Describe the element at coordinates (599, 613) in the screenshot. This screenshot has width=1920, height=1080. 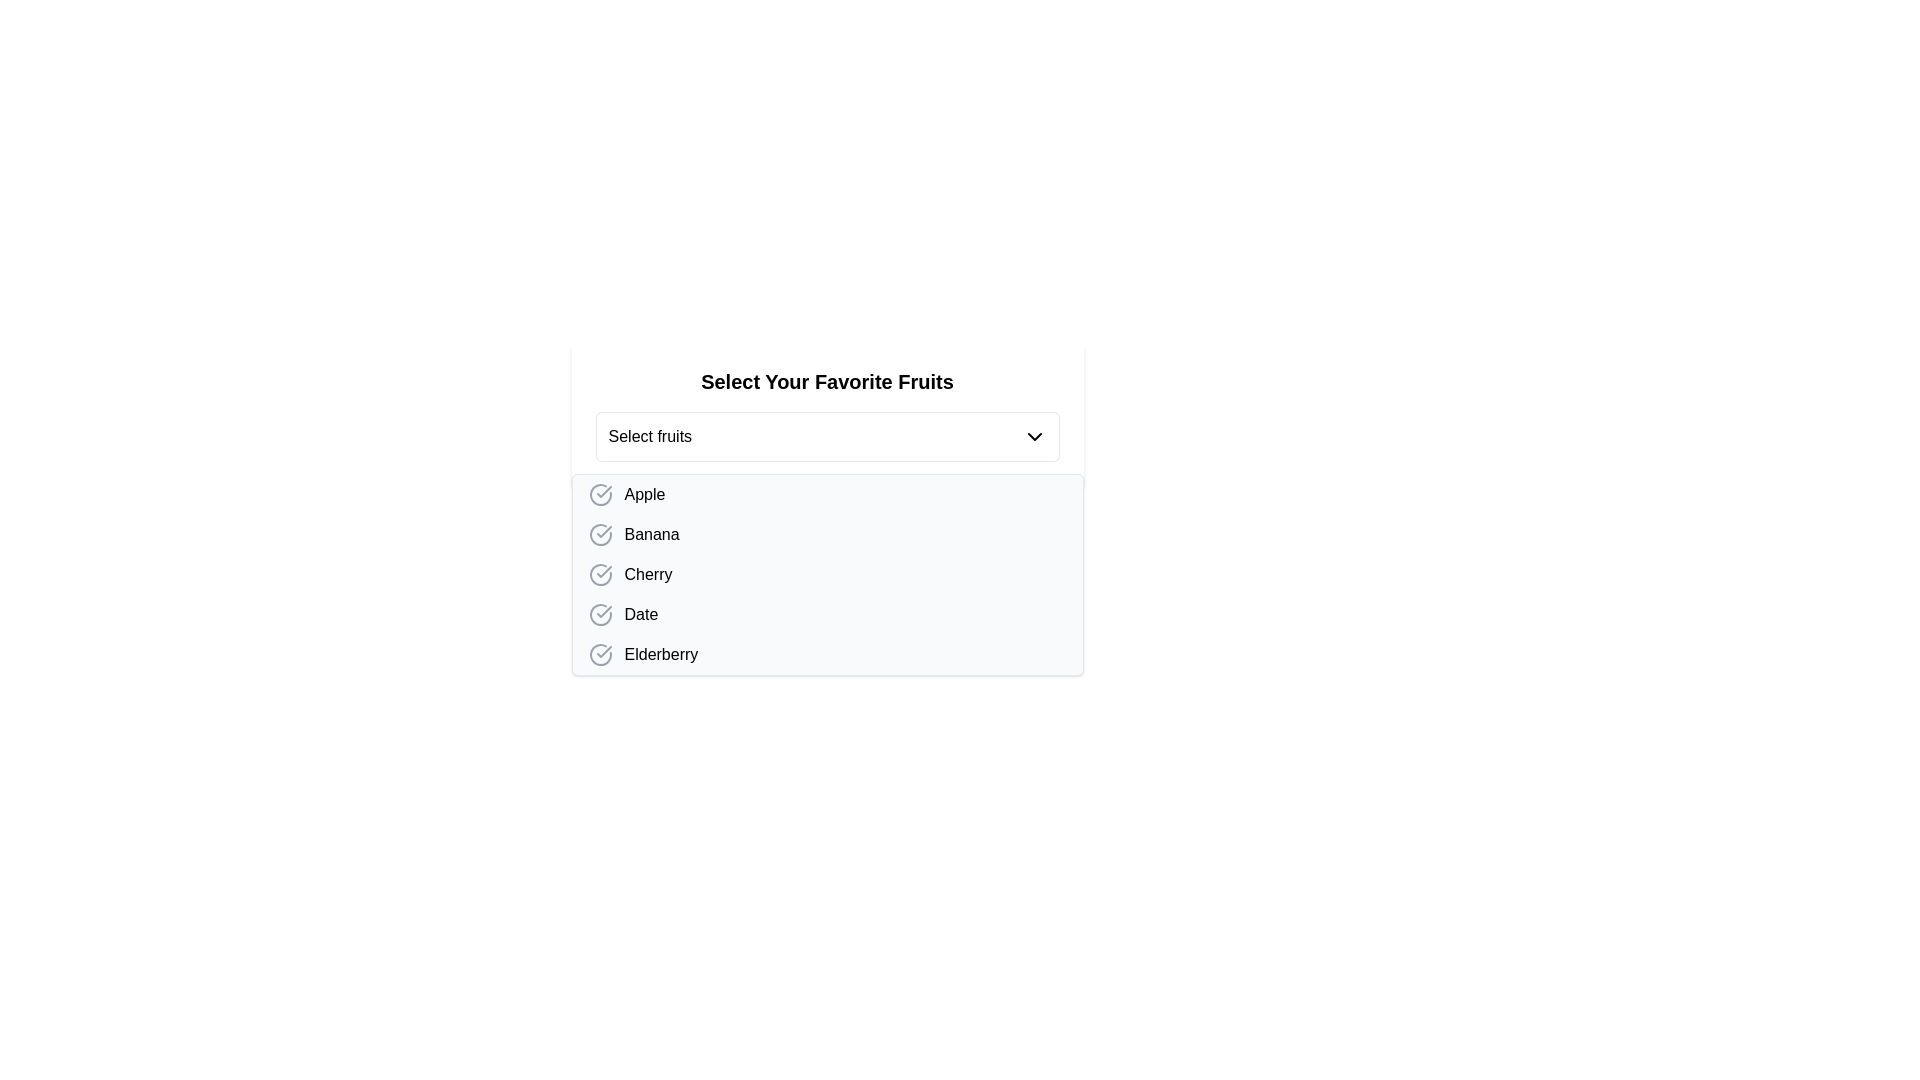
I see `the checkbox indicator for the 'Date' option, which is a circular element with a checkmark indicating the selected state` at that location.